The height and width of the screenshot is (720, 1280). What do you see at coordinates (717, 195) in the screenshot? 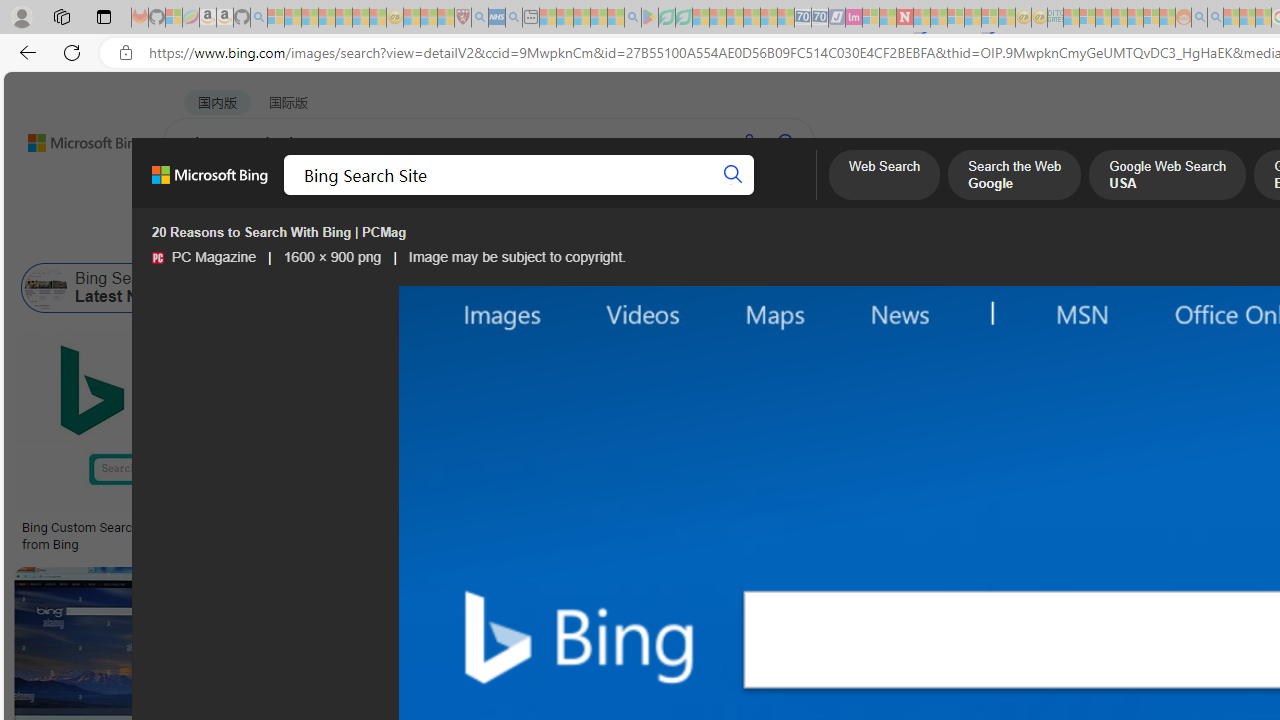
I see `'DICT'` at bounding box center [717, 195].